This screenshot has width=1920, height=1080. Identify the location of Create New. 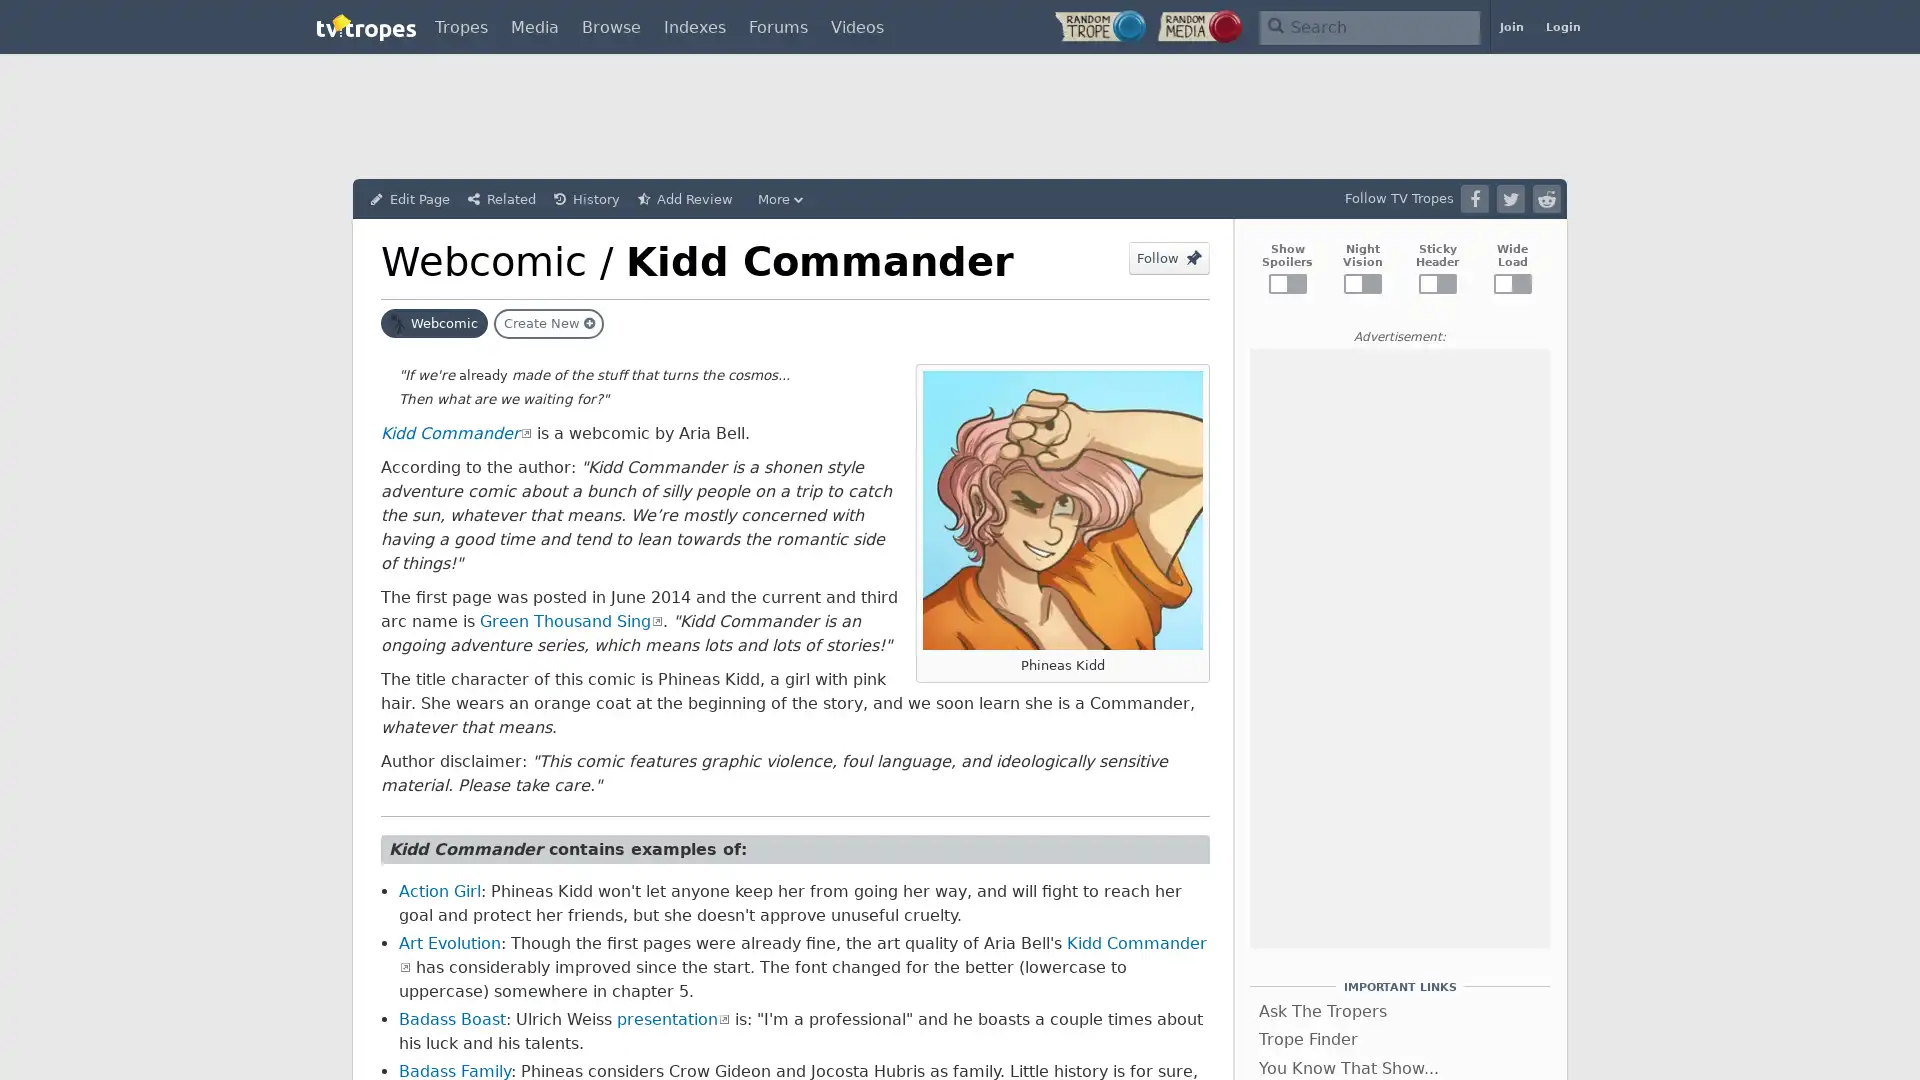
(548, 323).